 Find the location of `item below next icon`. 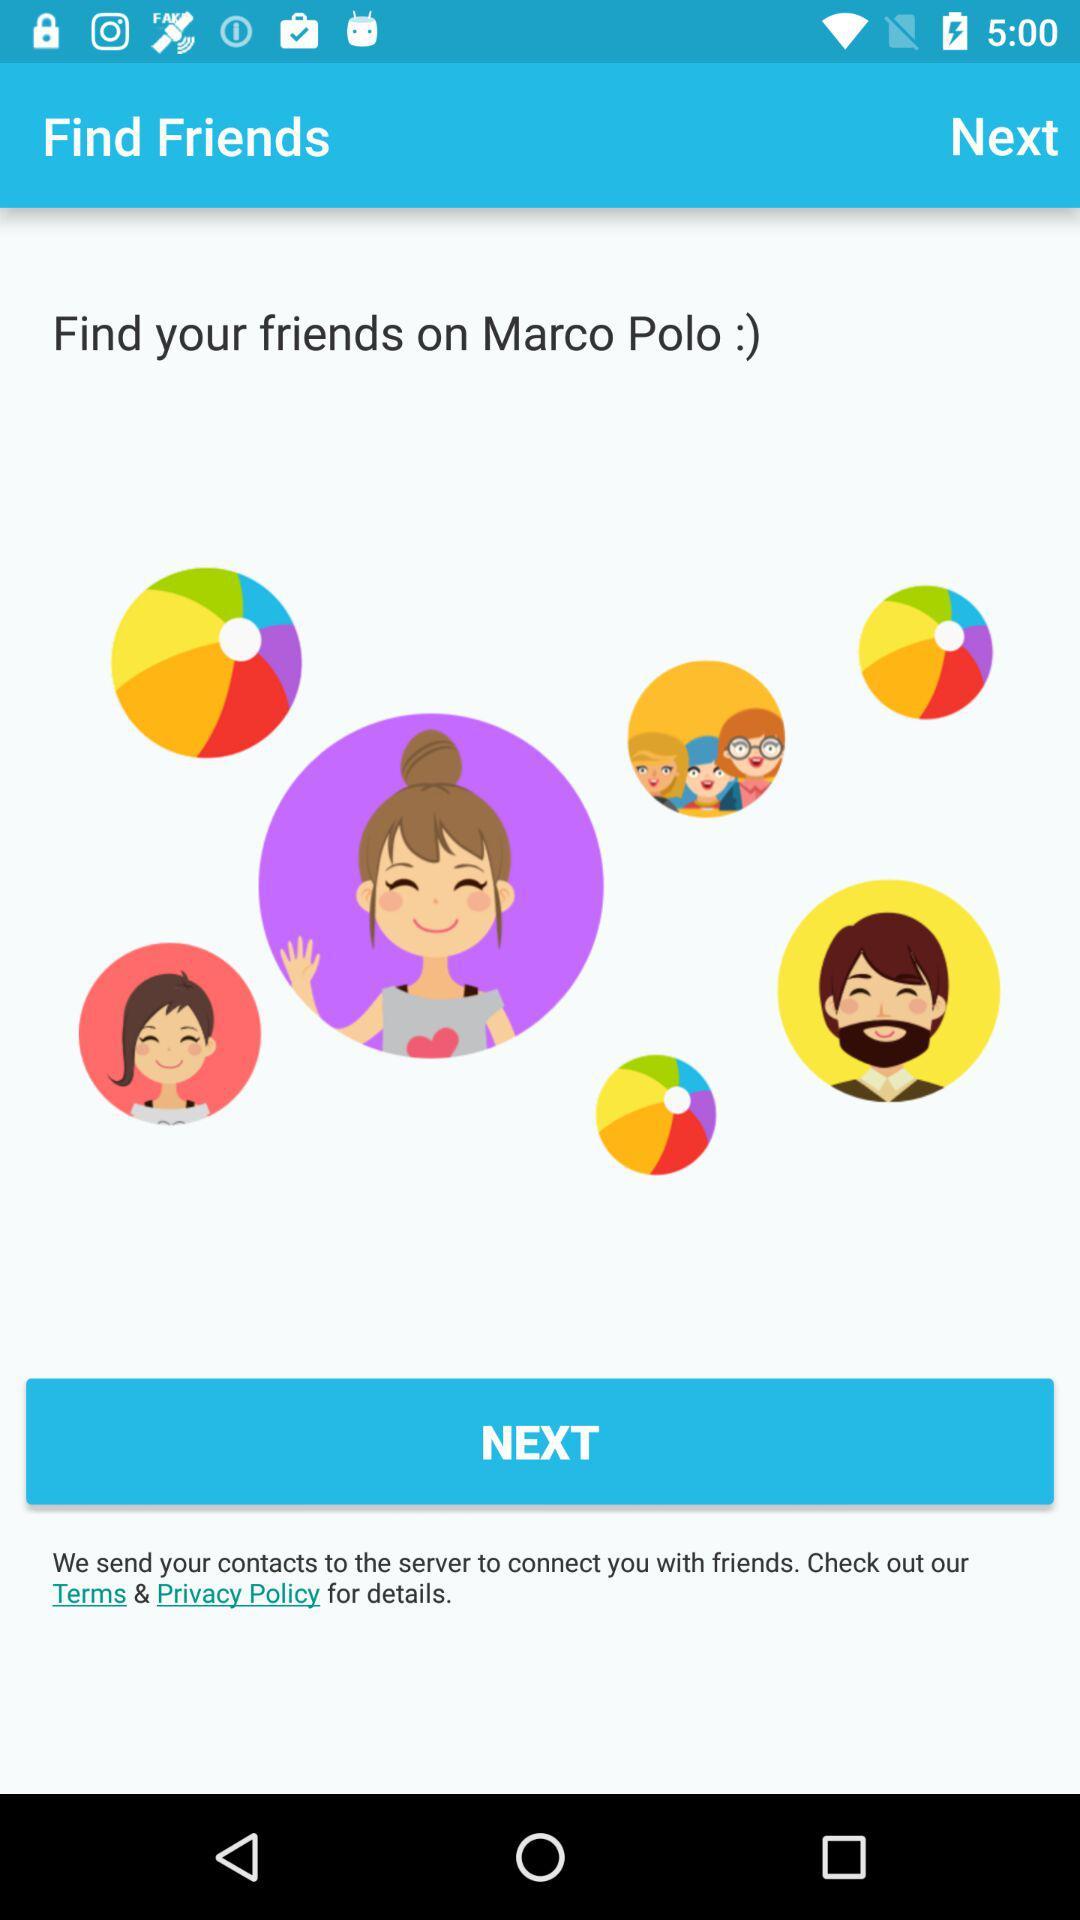

item below next icon is located at coordinates (540, 1576).